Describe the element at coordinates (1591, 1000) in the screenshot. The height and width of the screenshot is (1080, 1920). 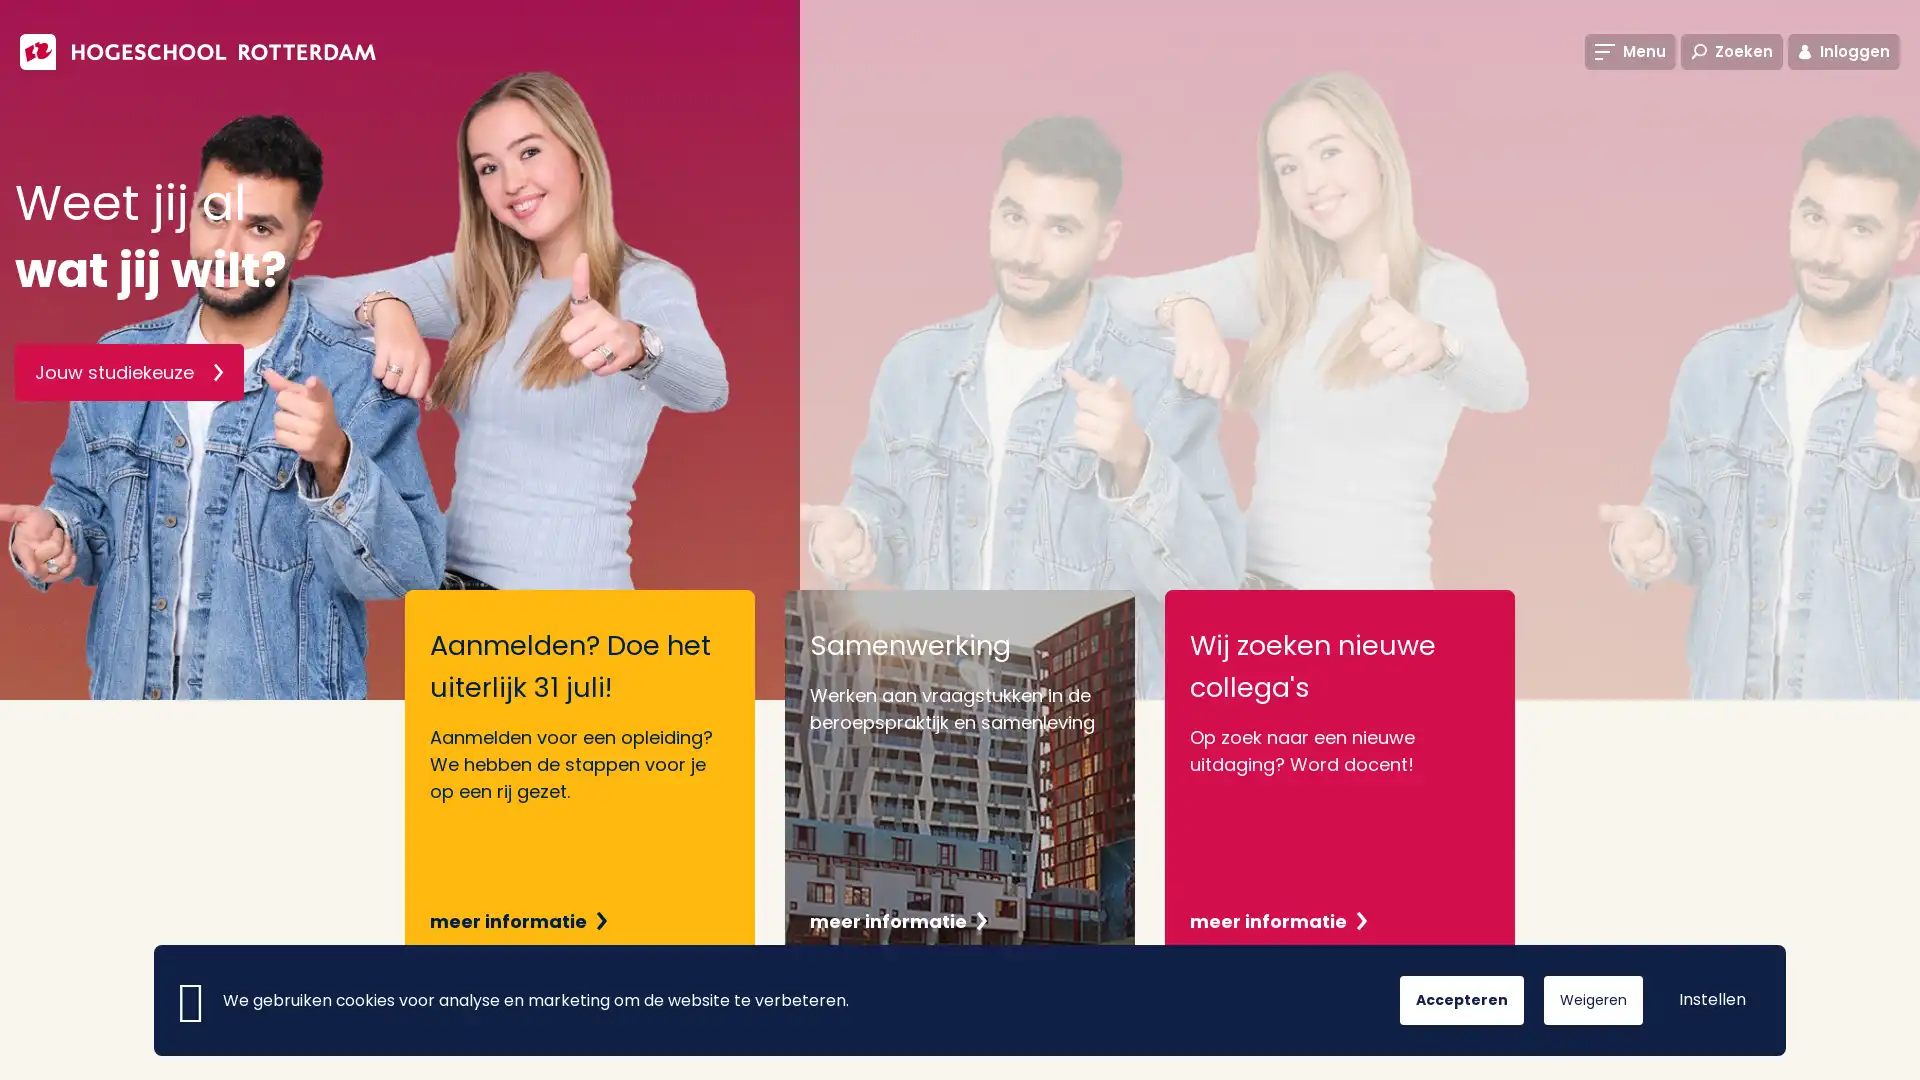
I see `Weigeren` at that location.